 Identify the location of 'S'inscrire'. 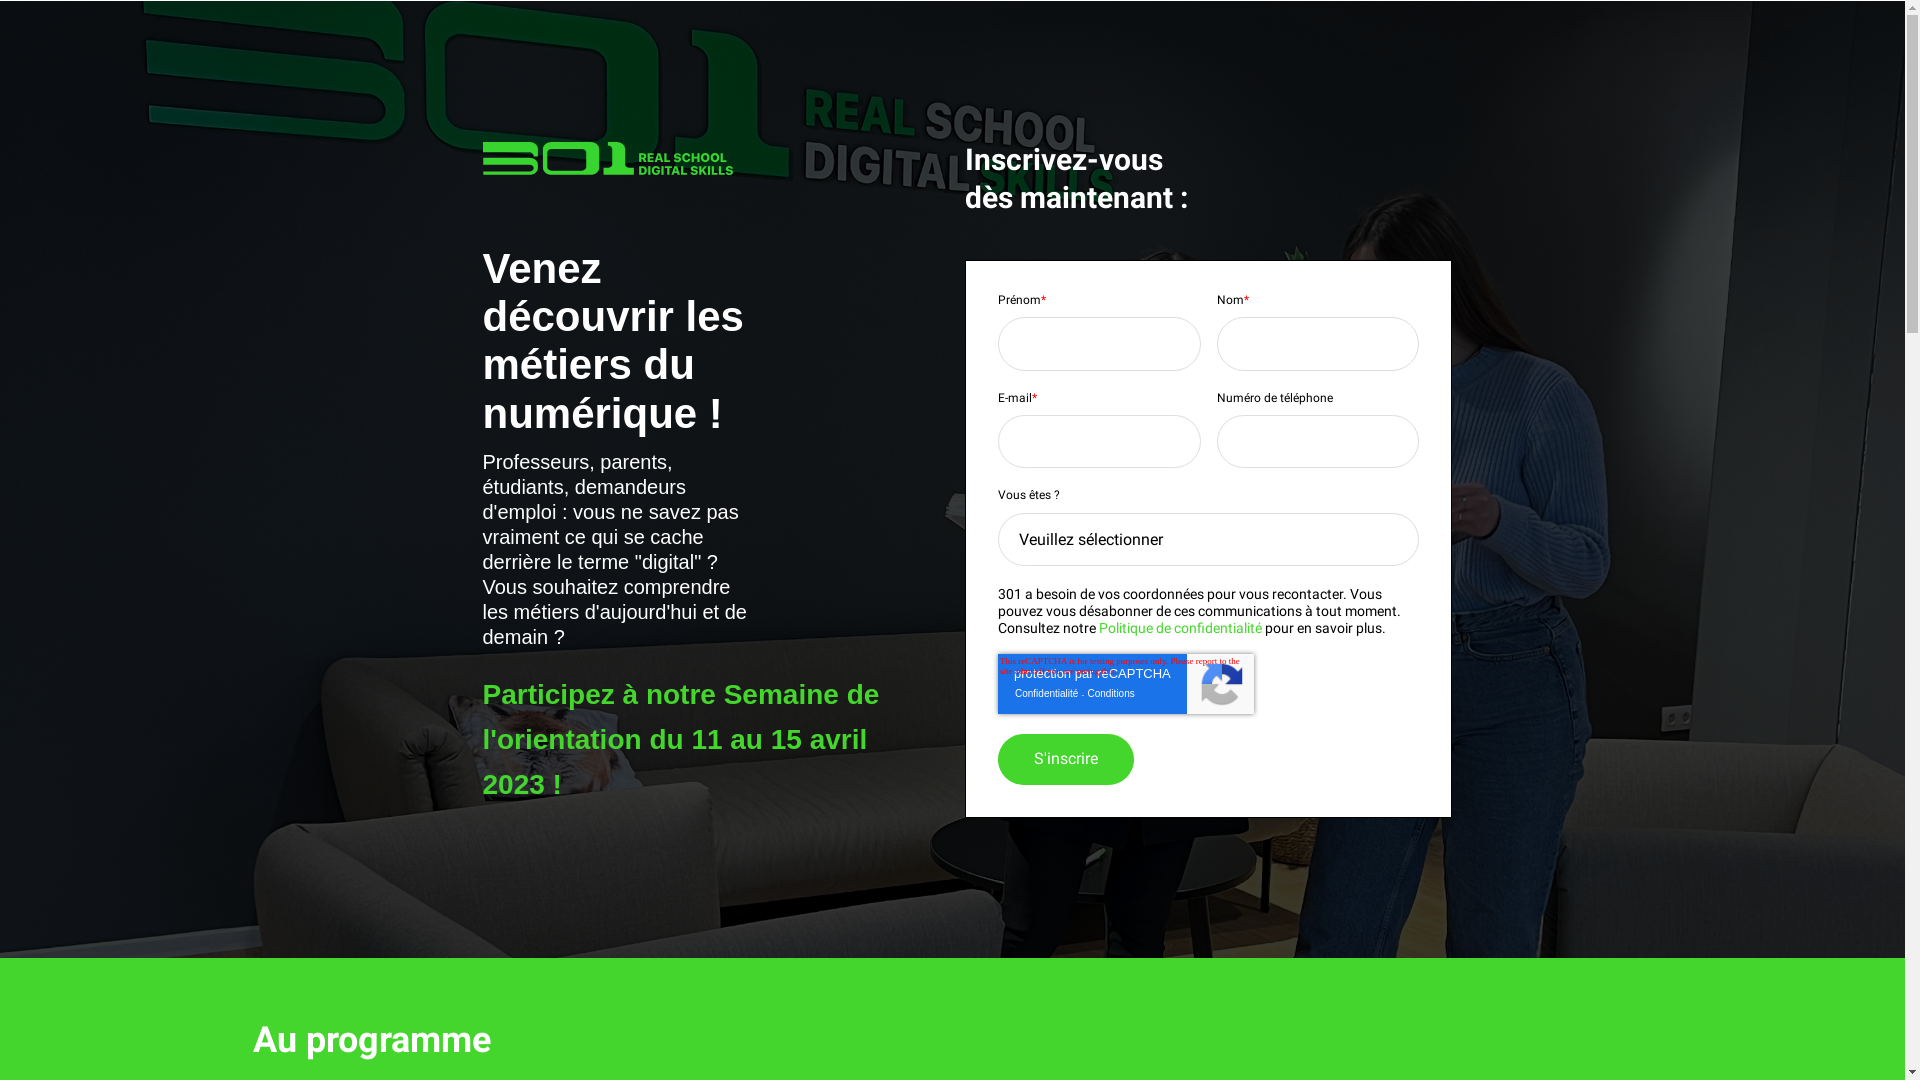
(1064, 759).